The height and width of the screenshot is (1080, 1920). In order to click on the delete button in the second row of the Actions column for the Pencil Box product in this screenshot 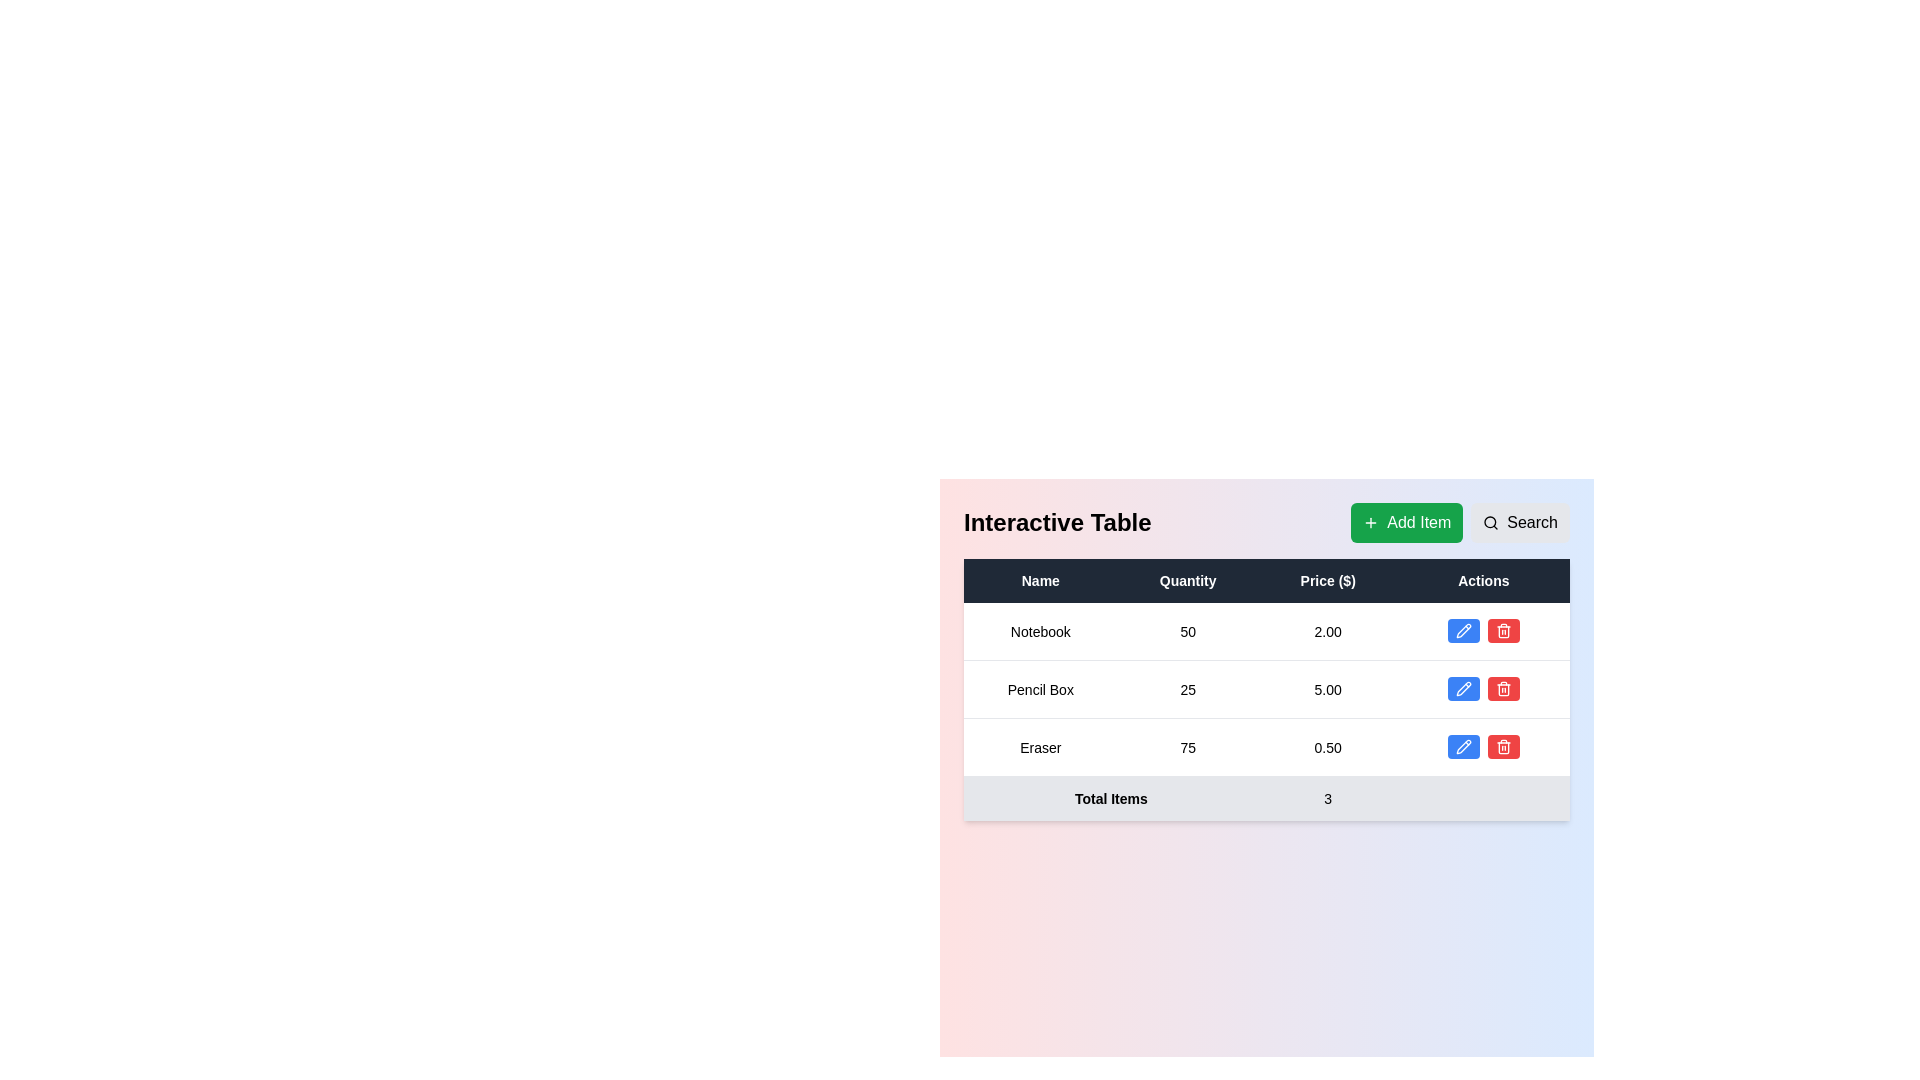, I will do `click(1503, 747)`.